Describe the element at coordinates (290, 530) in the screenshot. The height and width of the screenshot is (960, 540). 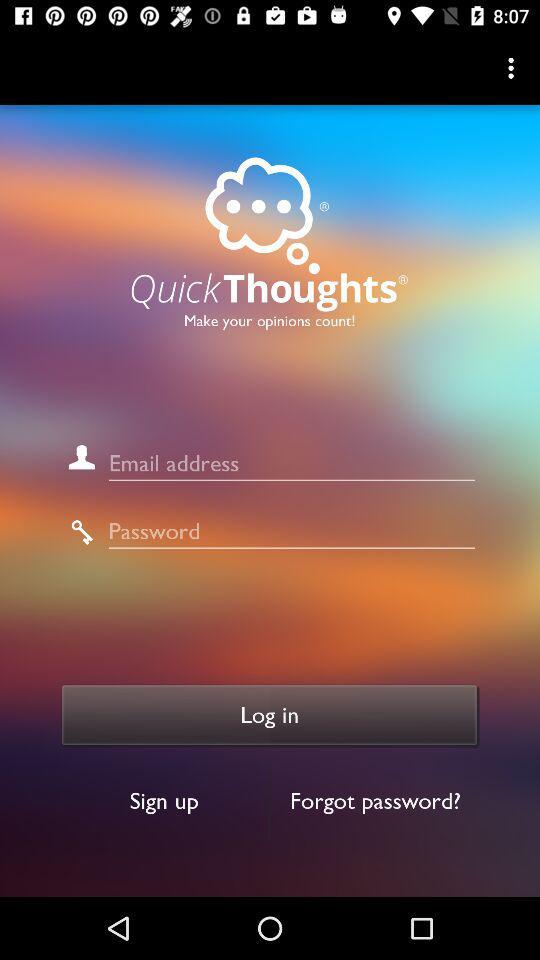
I see `password field` at that location.